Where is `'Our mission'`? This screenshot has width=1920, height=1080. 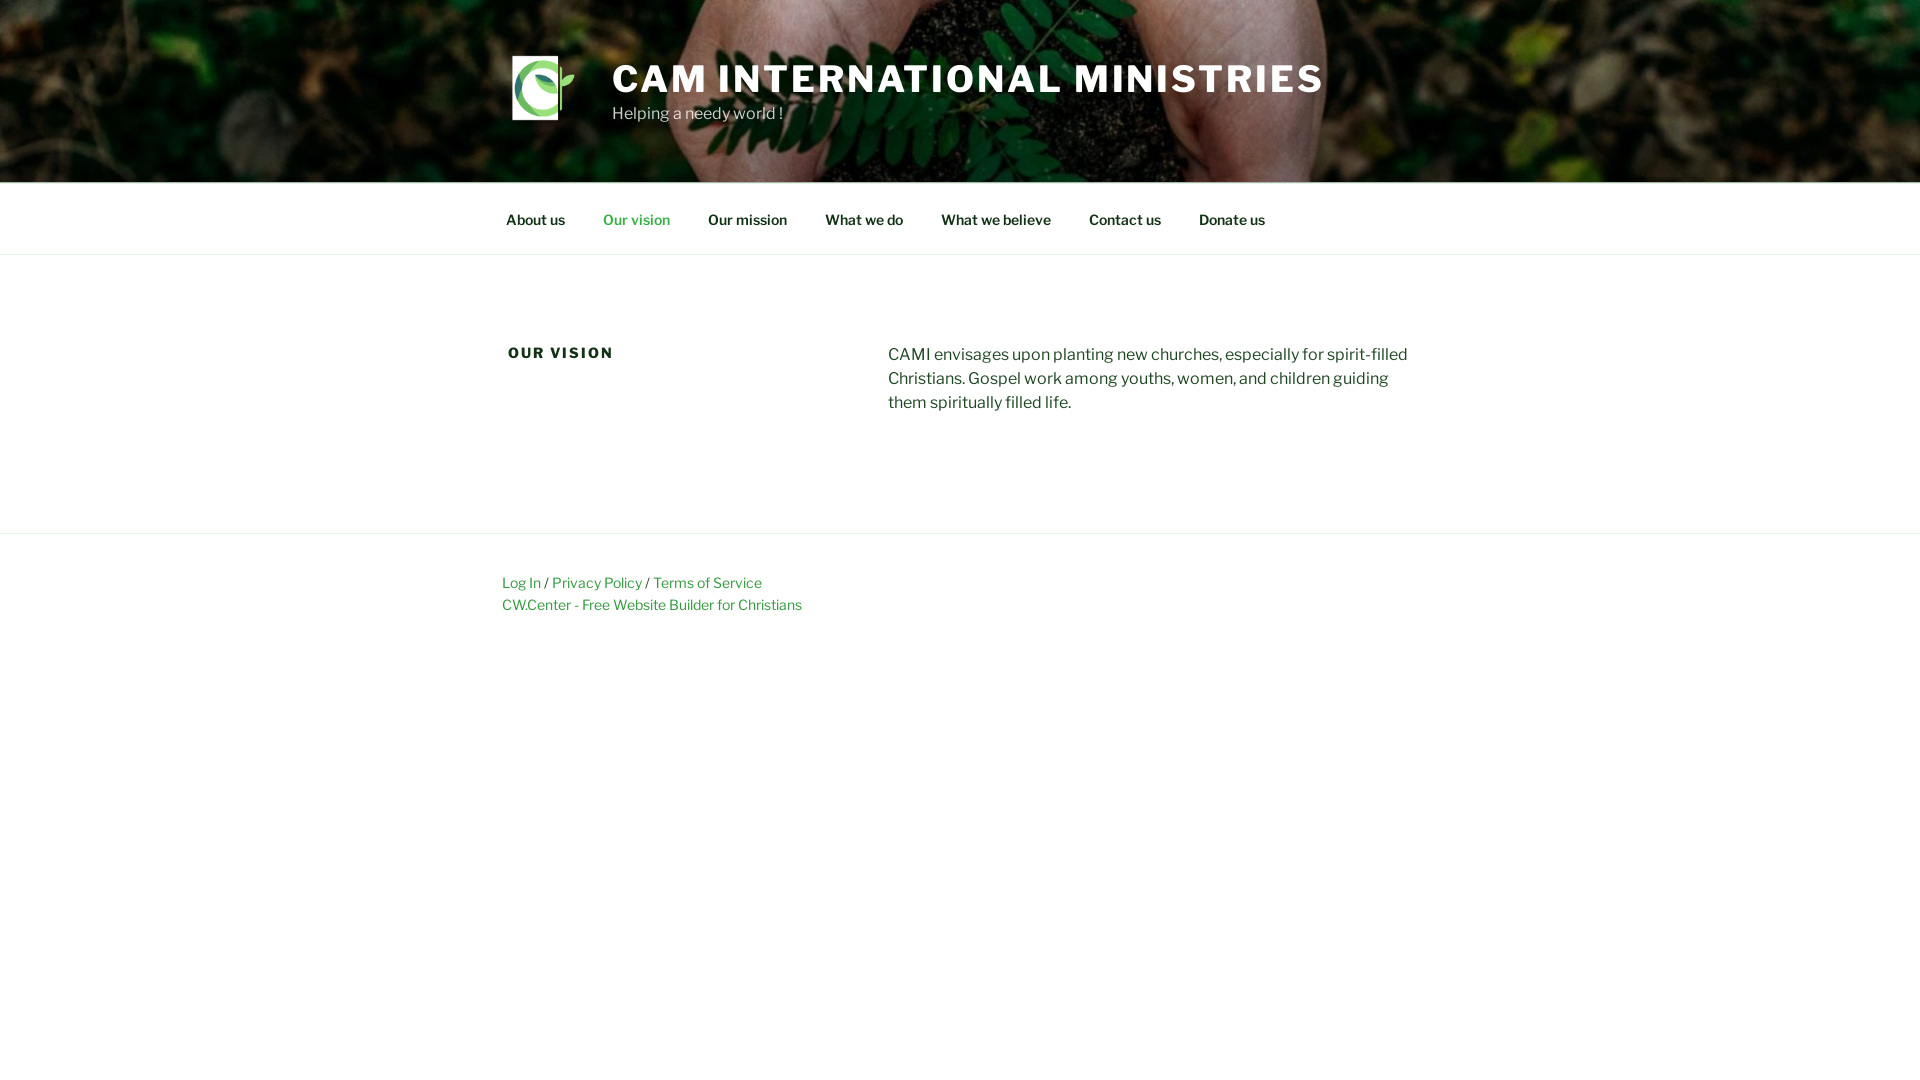 'Our mission' is located at coordinates (690, 218).